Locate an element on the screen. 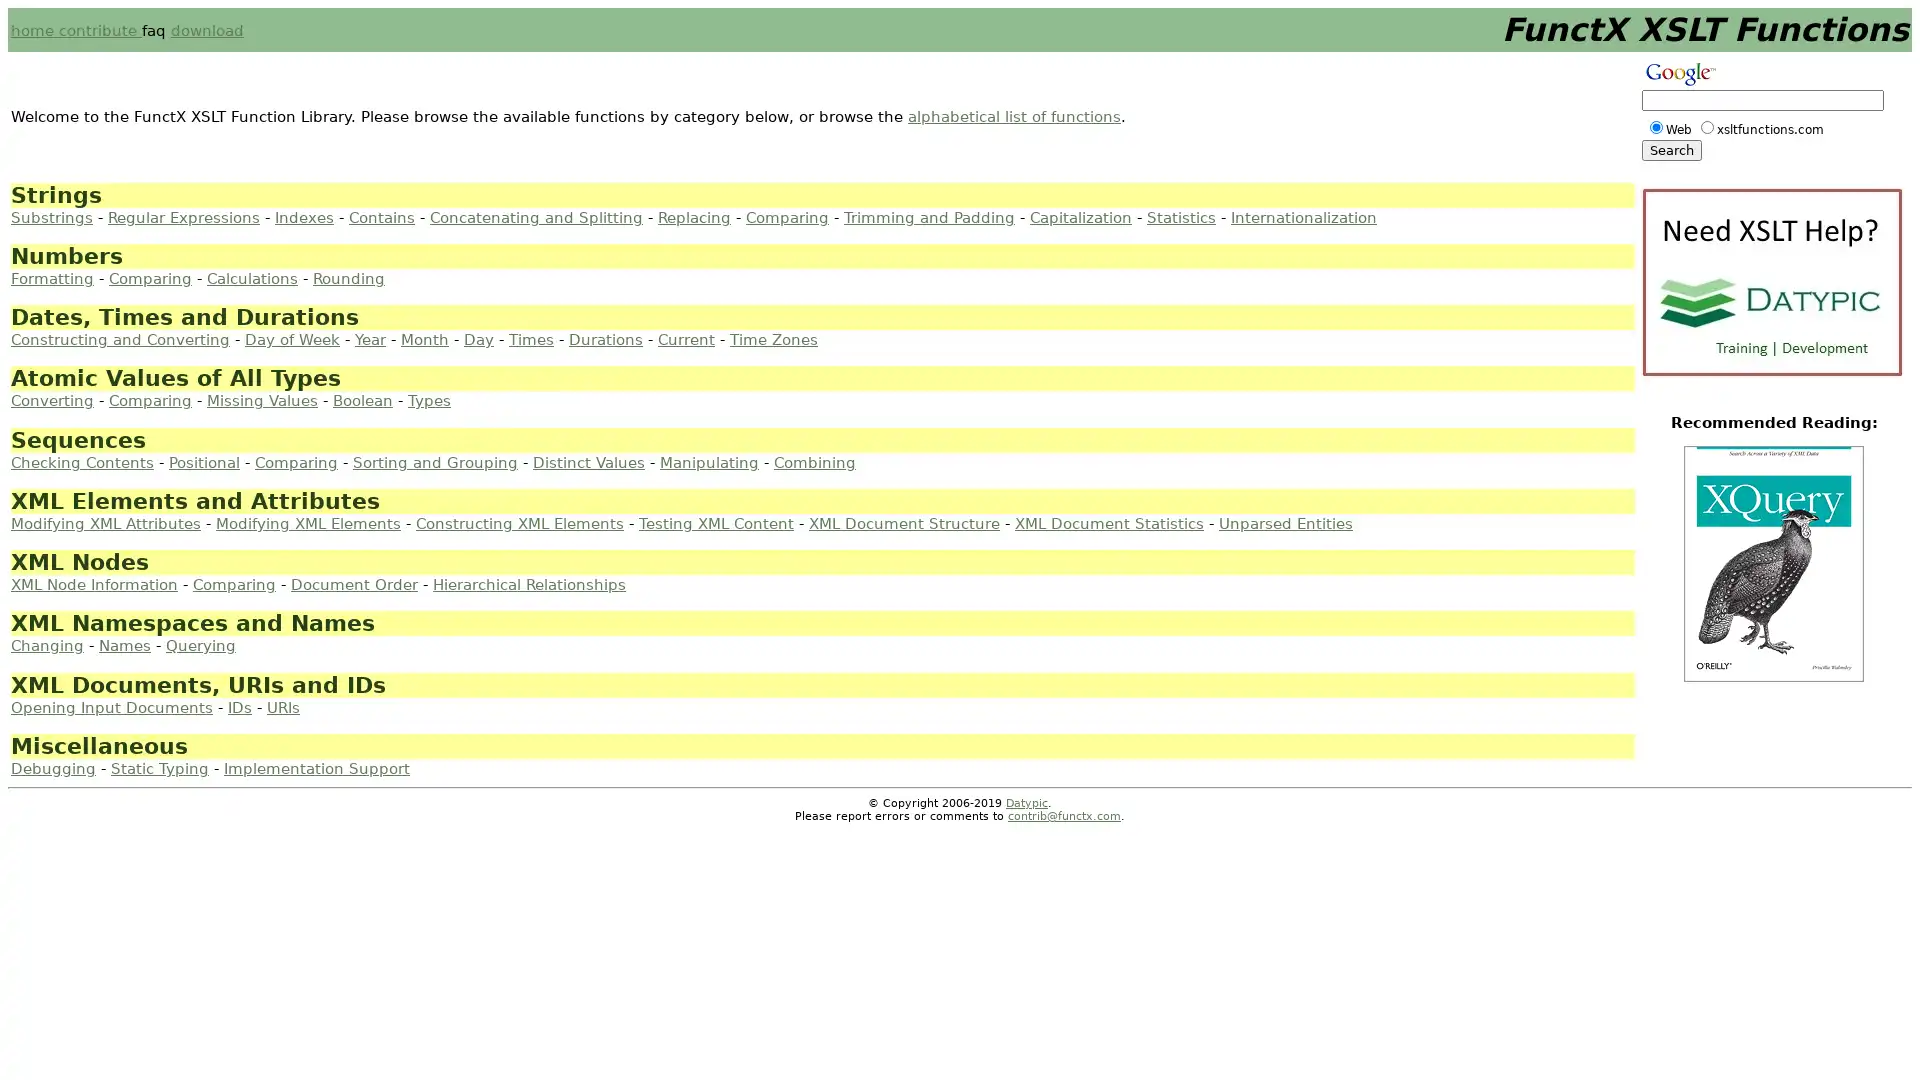 This screenshot has height=1080, width=1920. Search is located at coordinates (1671, 149).